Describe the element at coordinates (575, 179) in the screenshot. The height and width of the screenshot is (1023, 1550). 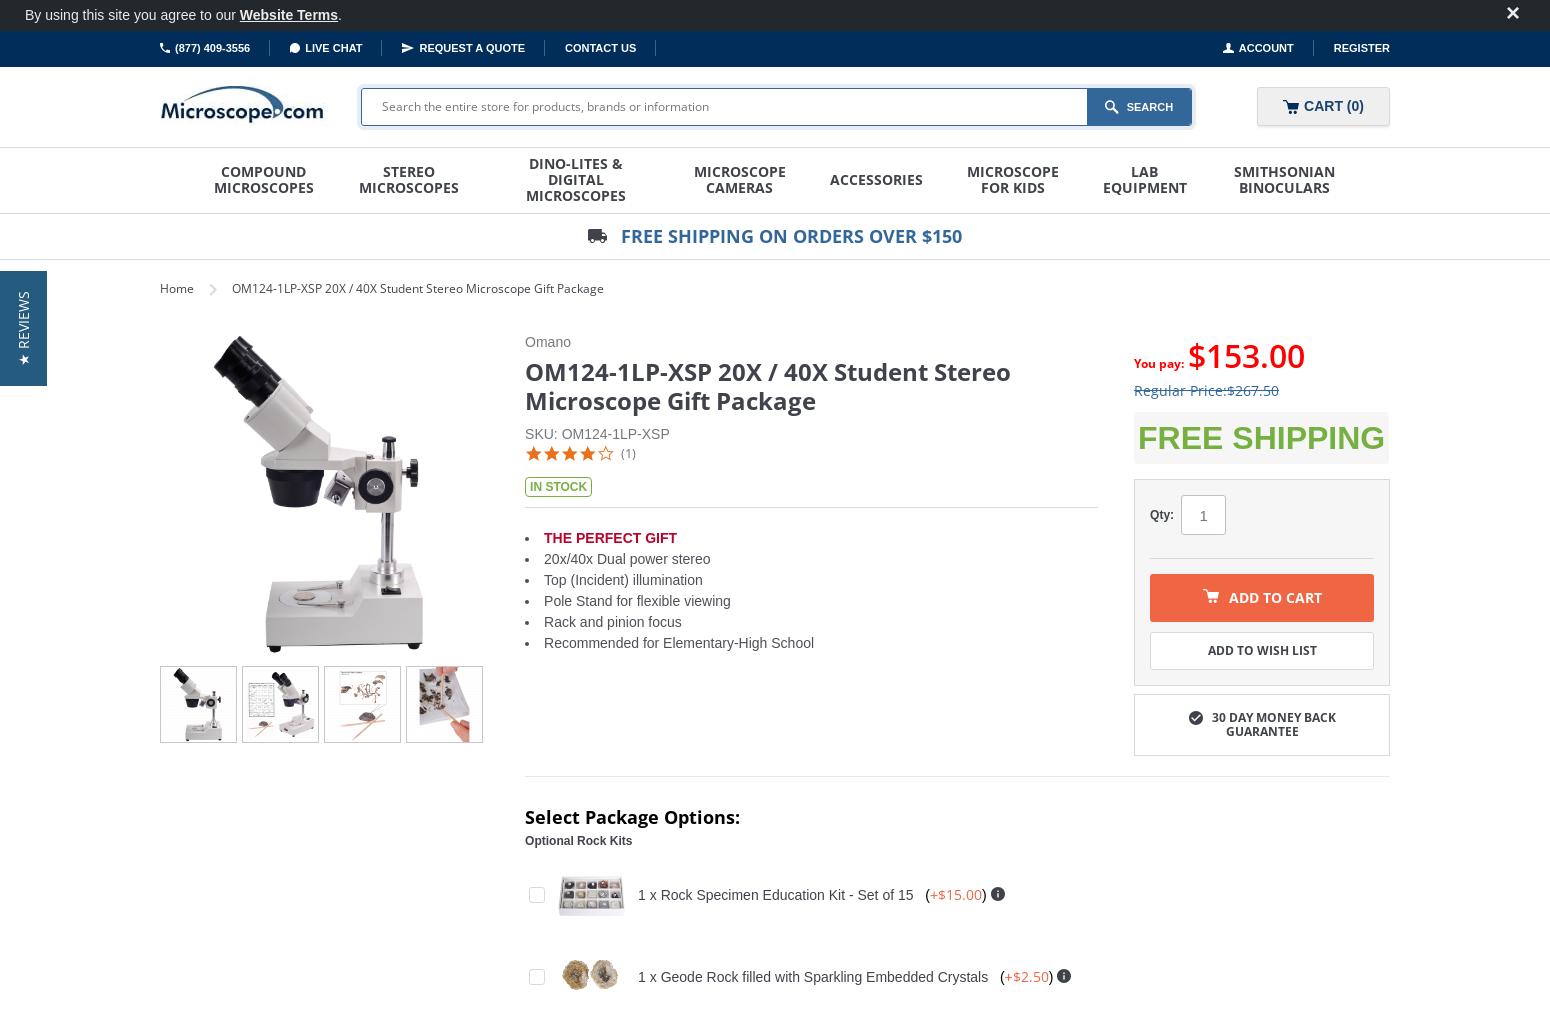
I see `'Dino-Lites & Digital Microscopes'` at that location.